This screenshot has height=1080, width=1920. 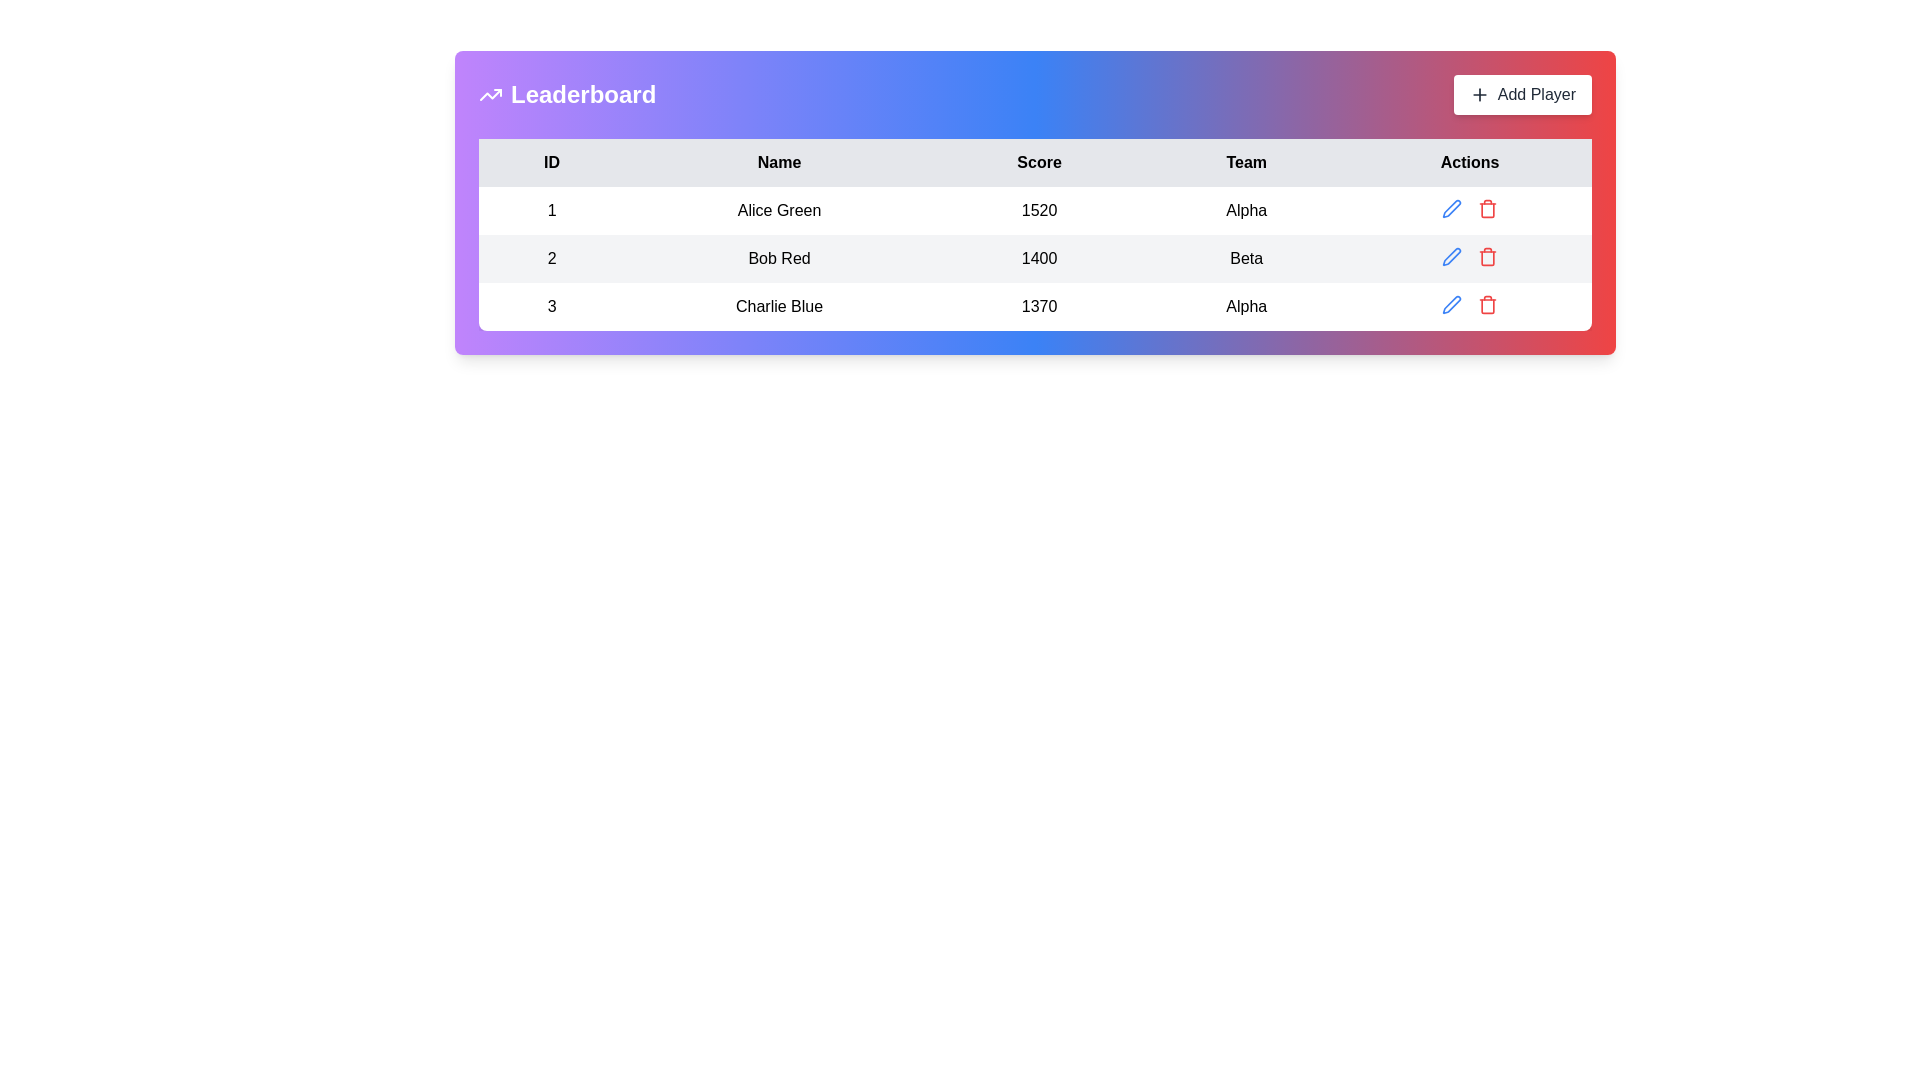 I want to click on the 'Add Player' button located at the top-right corner of the leaderboard section, which features a plus icon and the text in black on a white background, so click(x=1521, y=95).